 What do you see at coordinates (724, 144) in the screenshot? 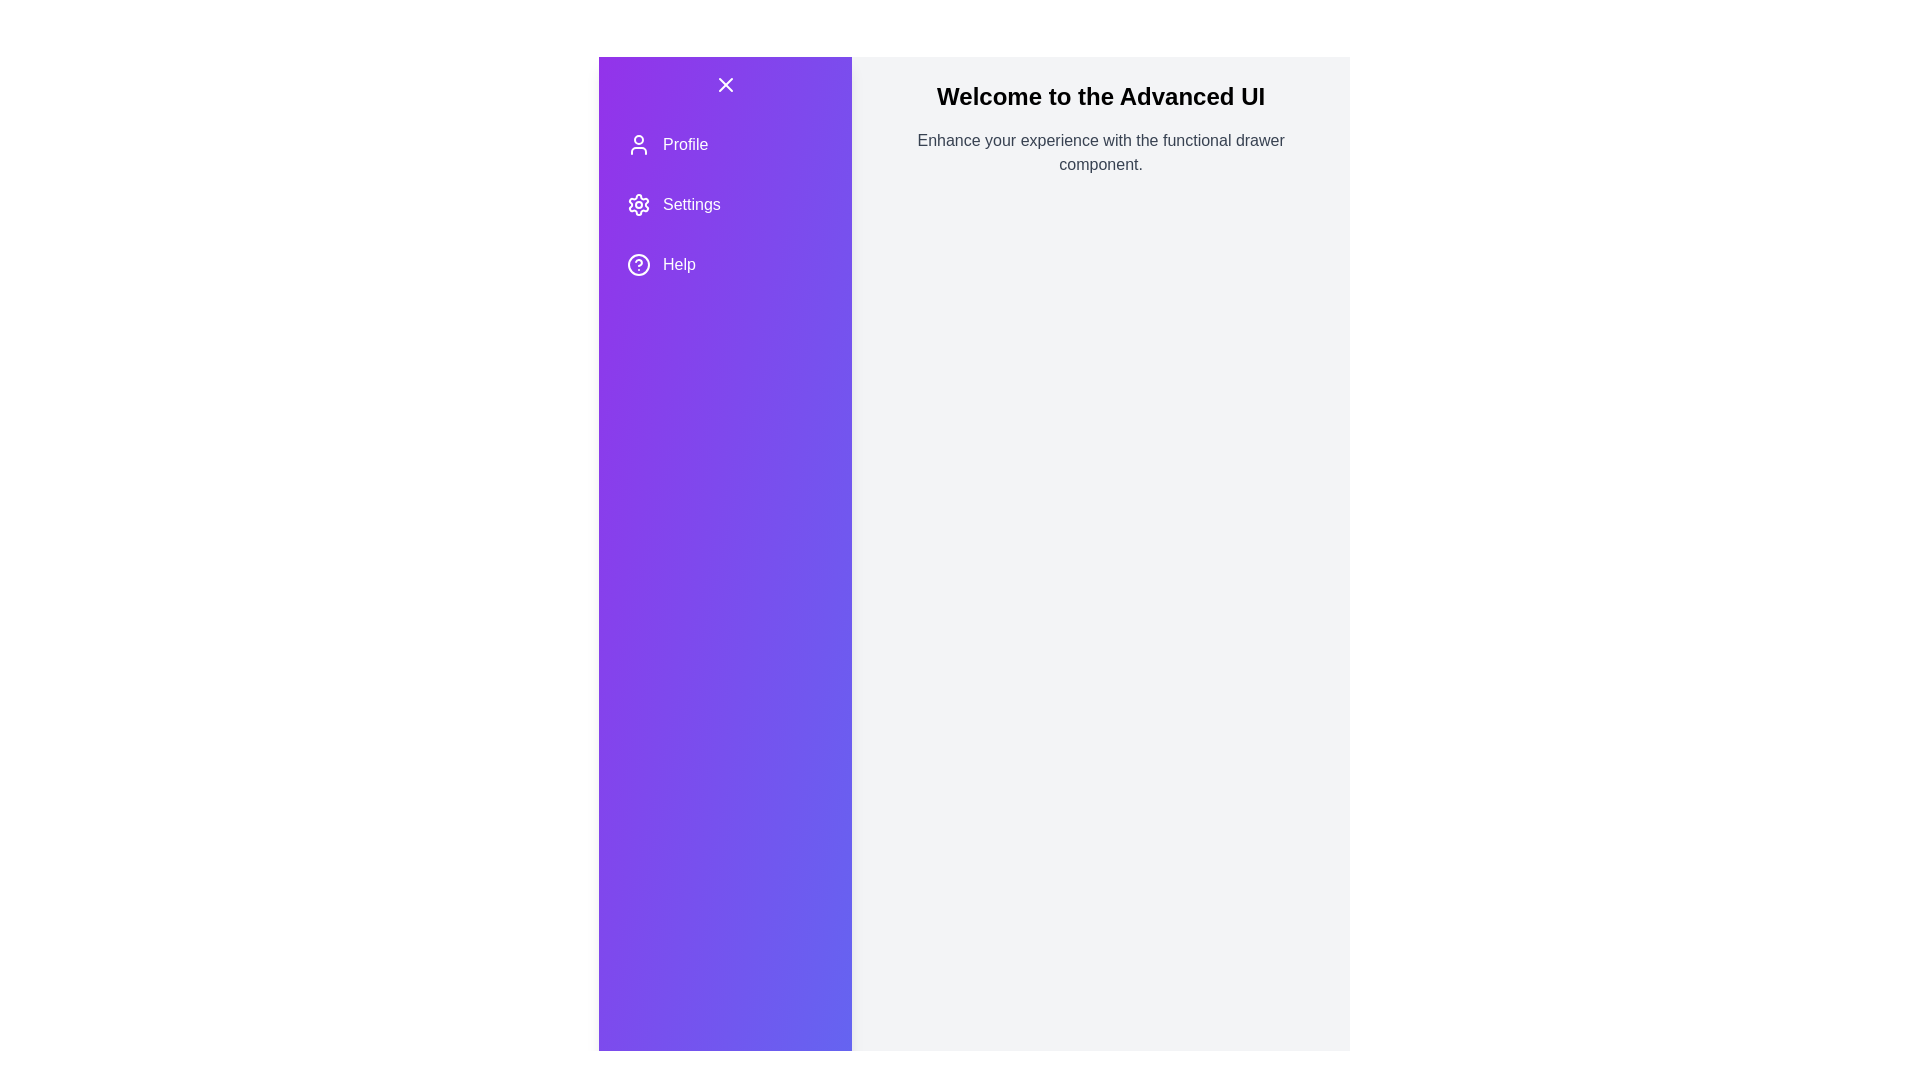
I see `the menu item Profile to change its appearance` at bounding box center [724, 144].